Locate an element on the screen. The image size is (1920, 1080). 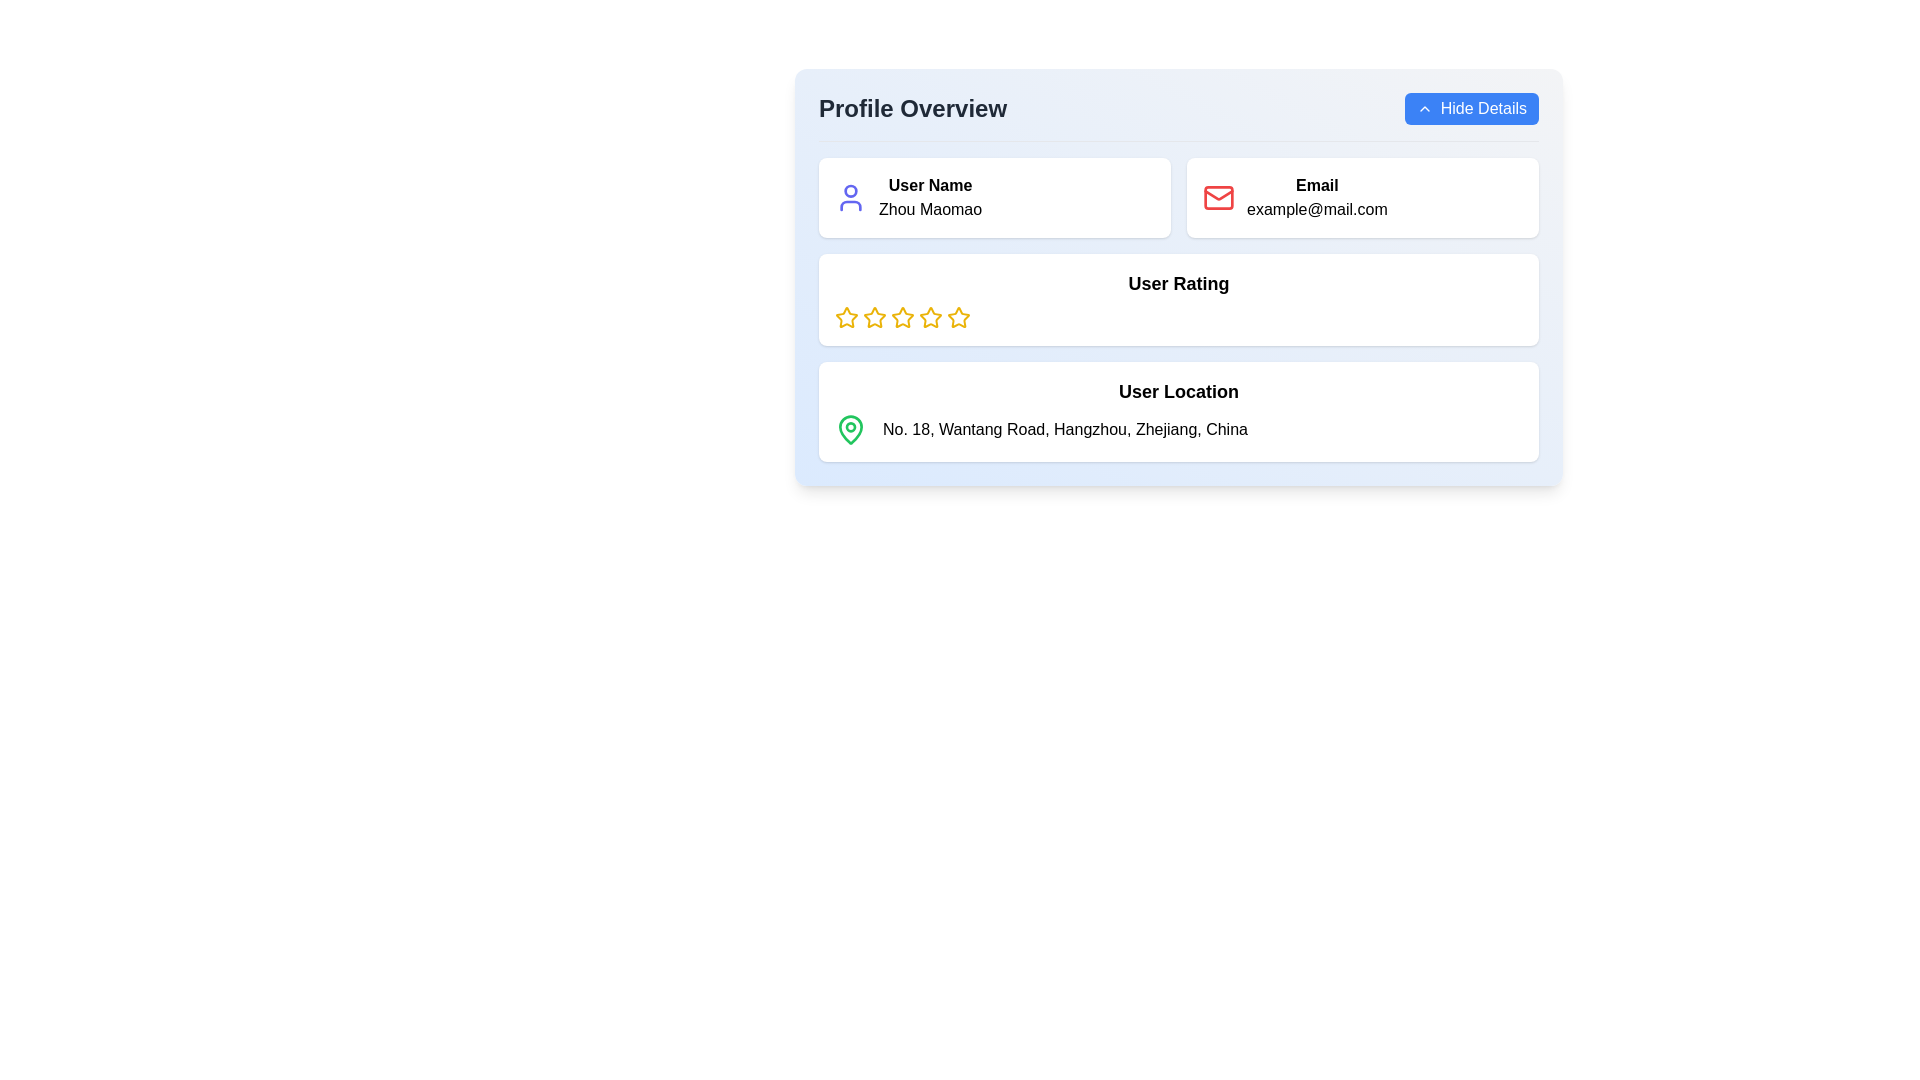
the pin or location marker icon located at the bottom-left of the 'User Location' section in the profile overview interface if it is interactive is located at coordinates (850, 427).